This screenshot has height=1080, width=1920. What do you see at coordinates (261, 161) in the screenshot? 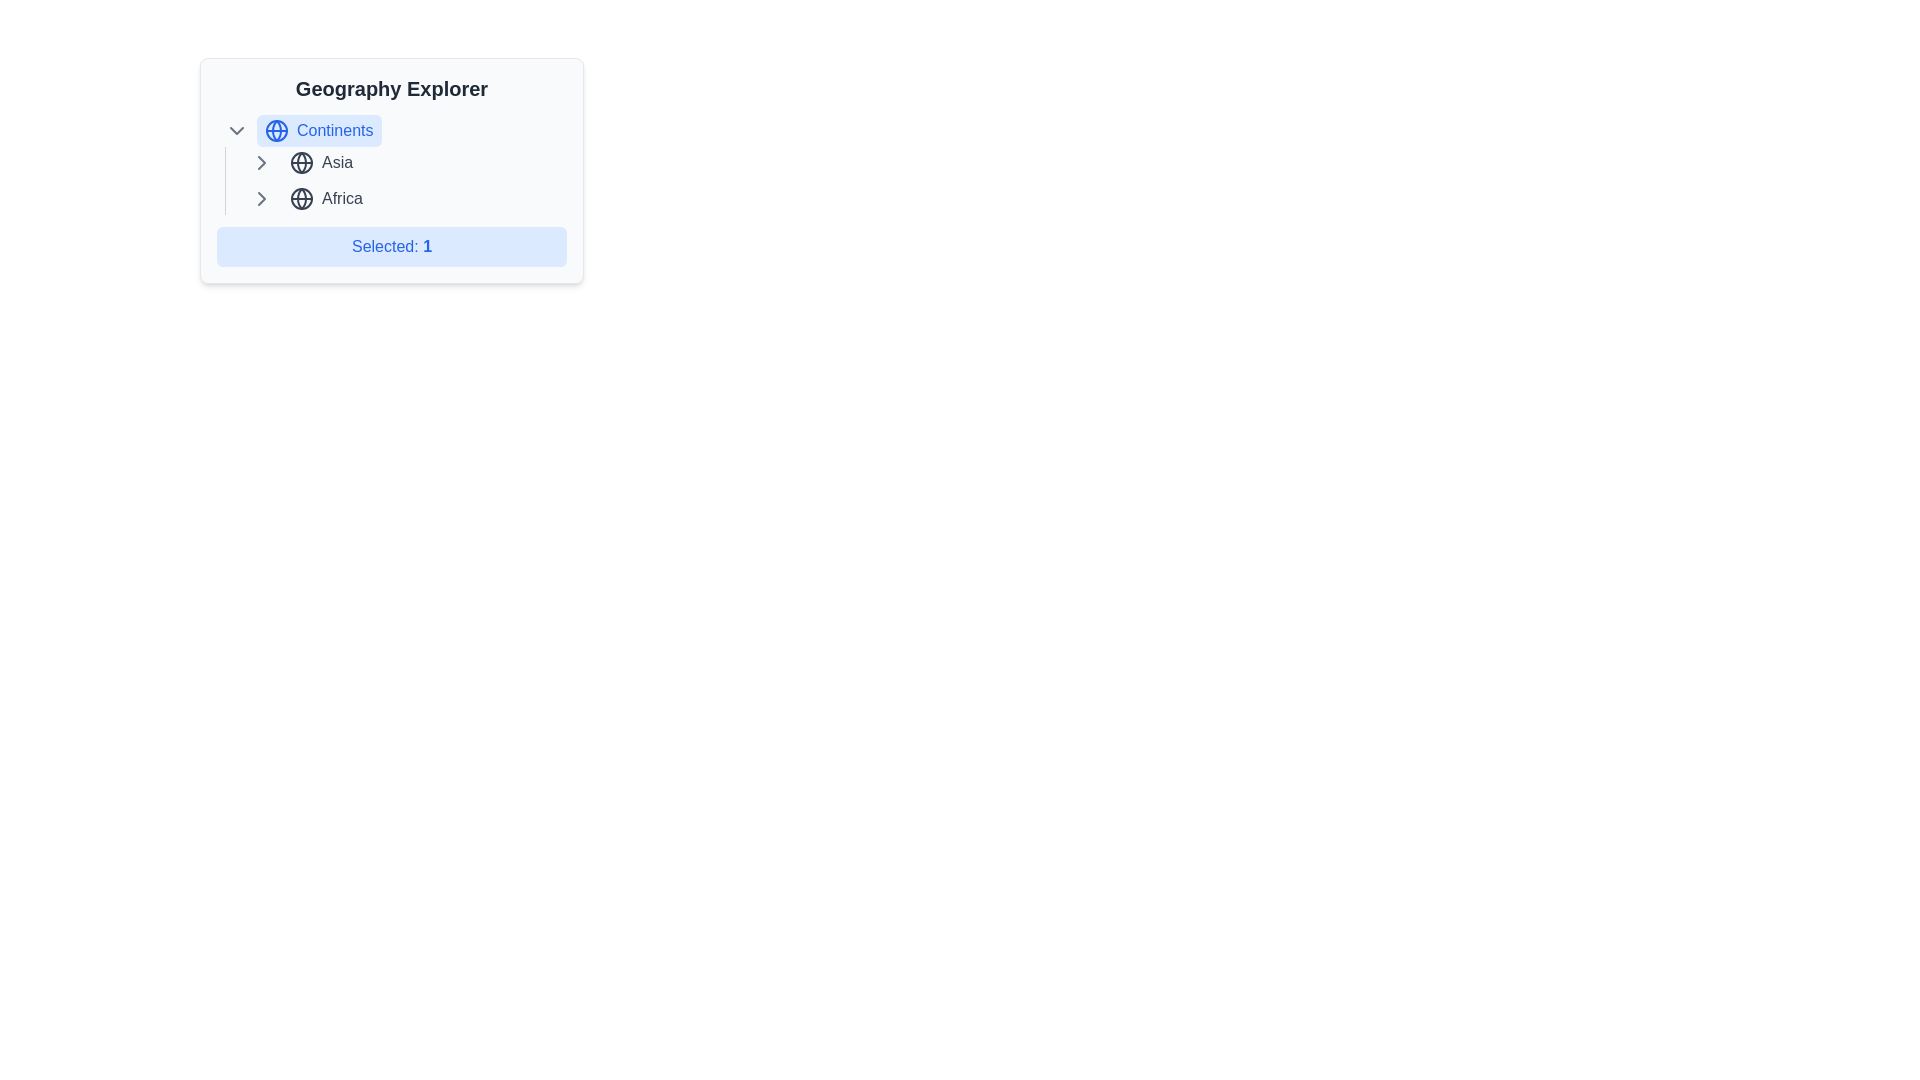
I see `the right-facing chevron arrow icon located to the left of the text label 'Africa'` at bounding box center [261, 161].